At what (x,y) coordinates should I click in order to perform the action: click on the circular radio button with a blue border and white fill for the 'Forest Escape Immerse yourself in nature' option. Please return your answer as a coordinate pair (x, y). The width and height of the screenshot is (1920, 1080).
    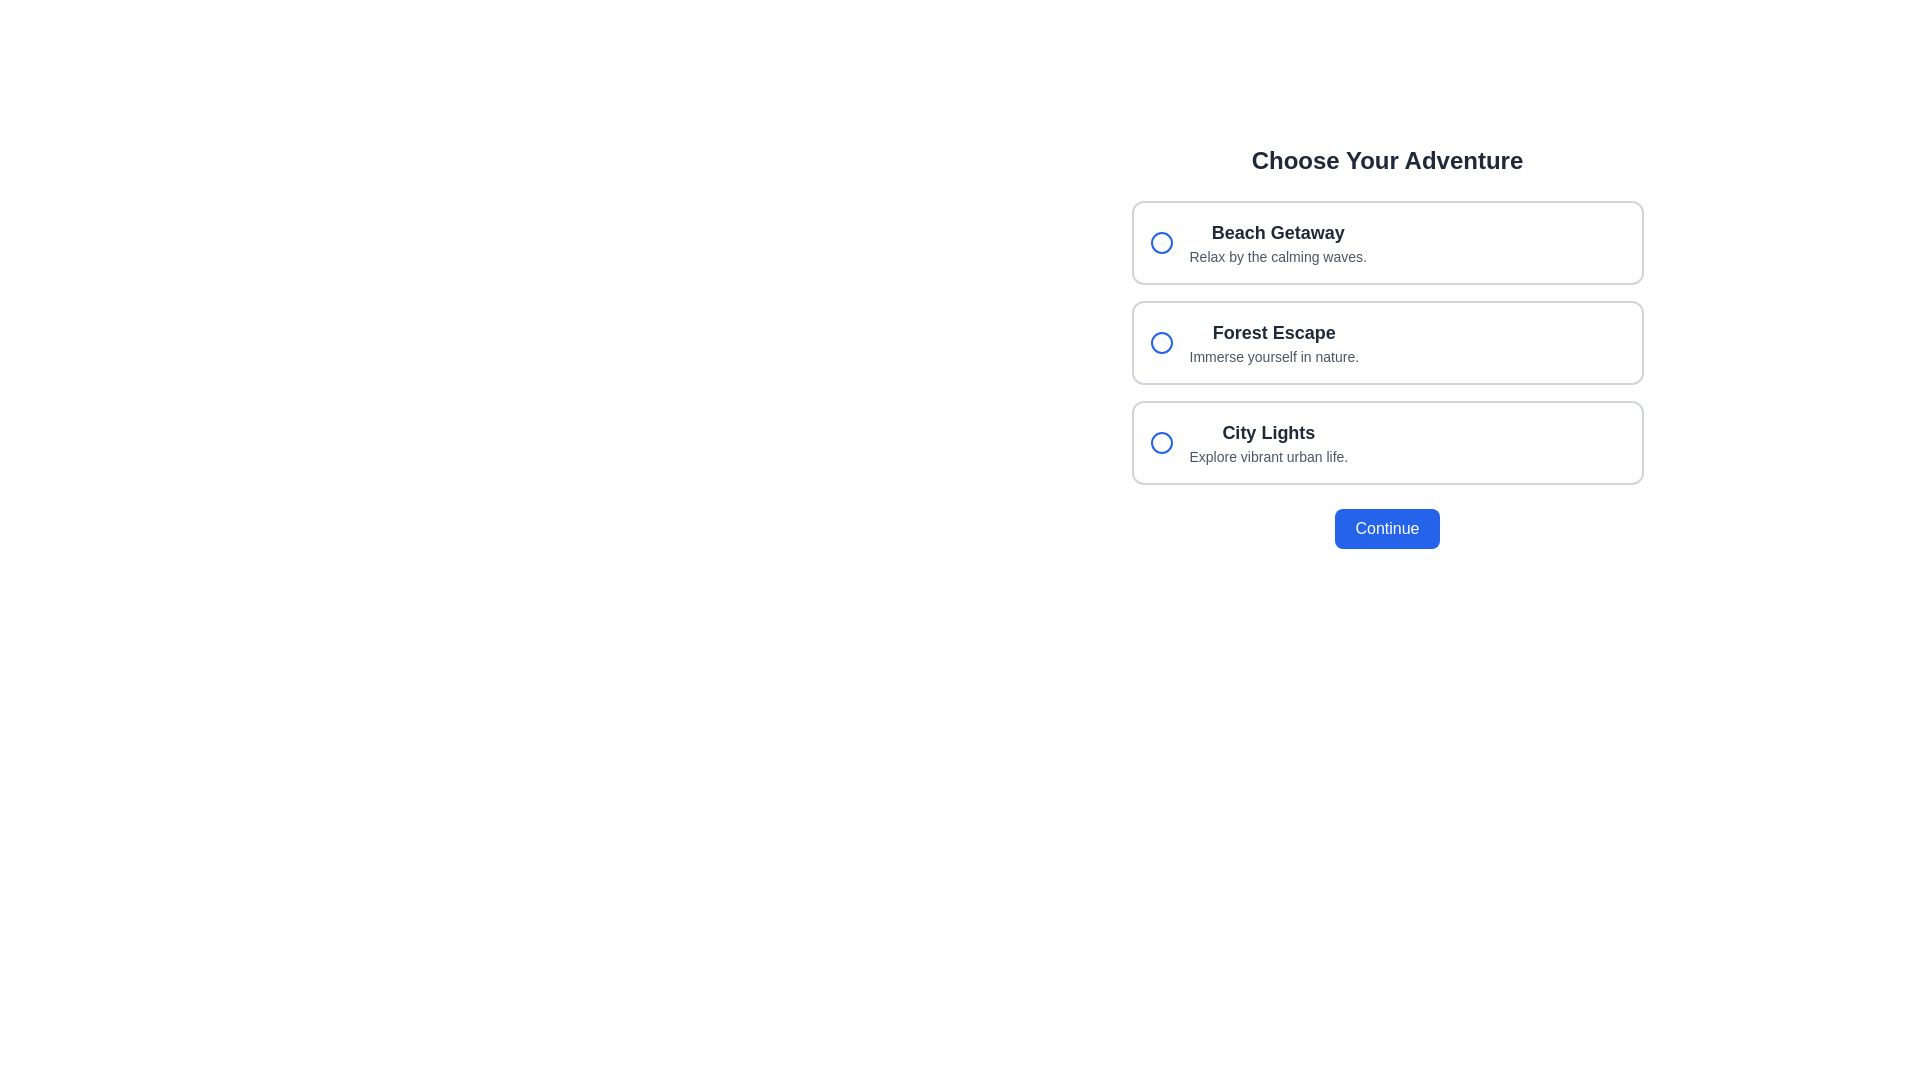
    Looking at the image, I should click on (1161, 342).